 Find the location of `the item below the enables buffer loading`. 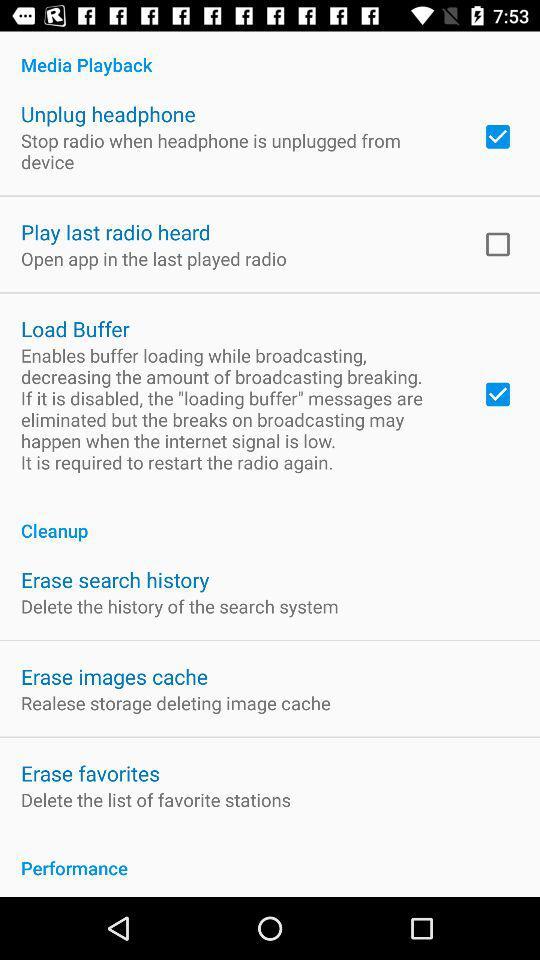

the item below the enables buffer loading is located at coordinates (270, 519).